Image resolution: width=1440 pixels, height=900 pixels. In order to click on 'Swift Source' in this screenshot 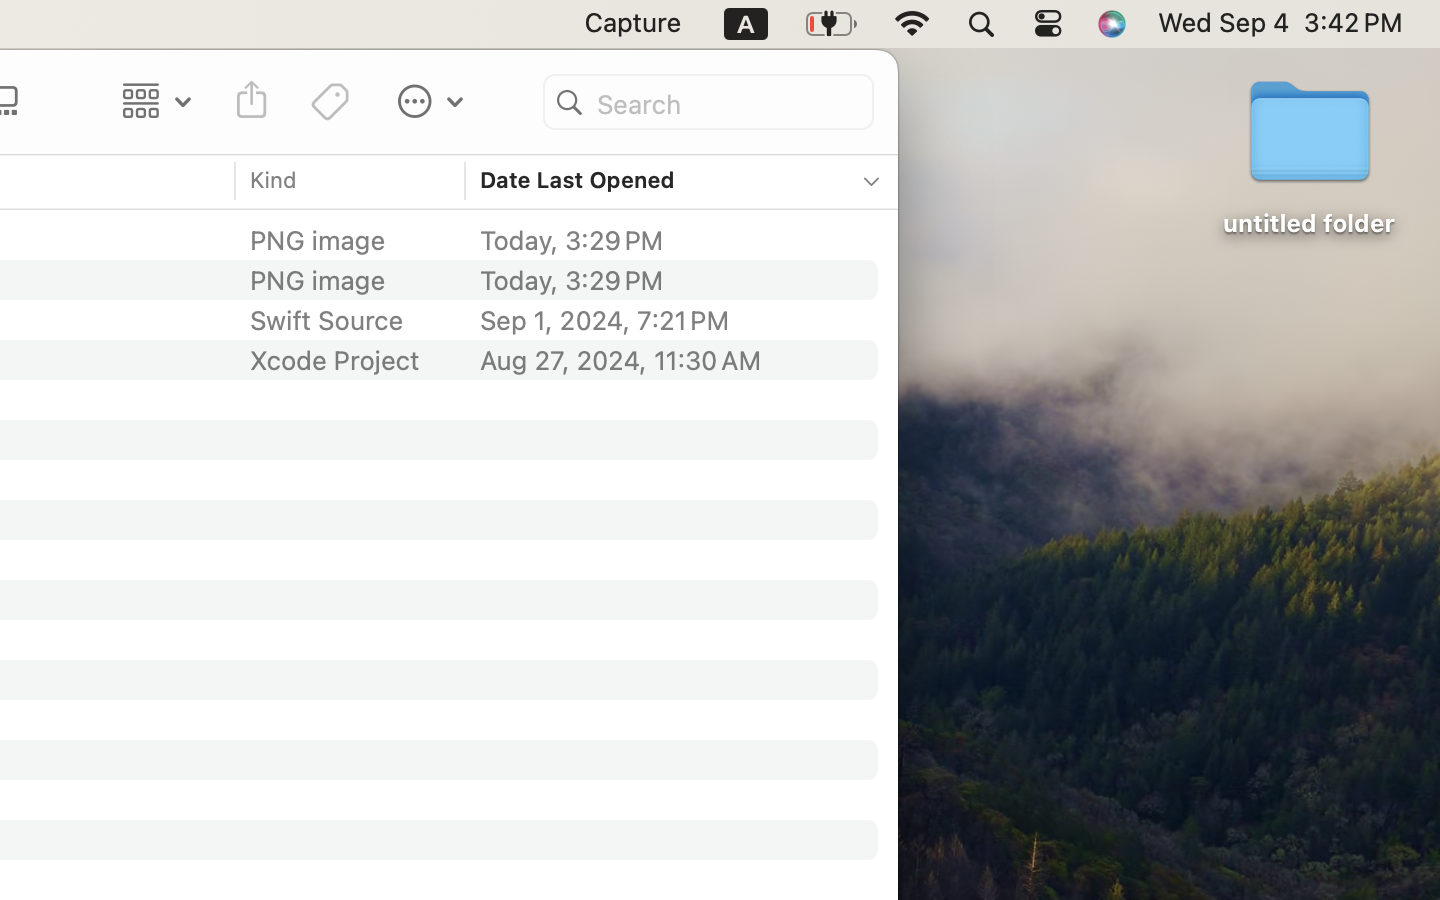, I will do `click(327, 319)`.